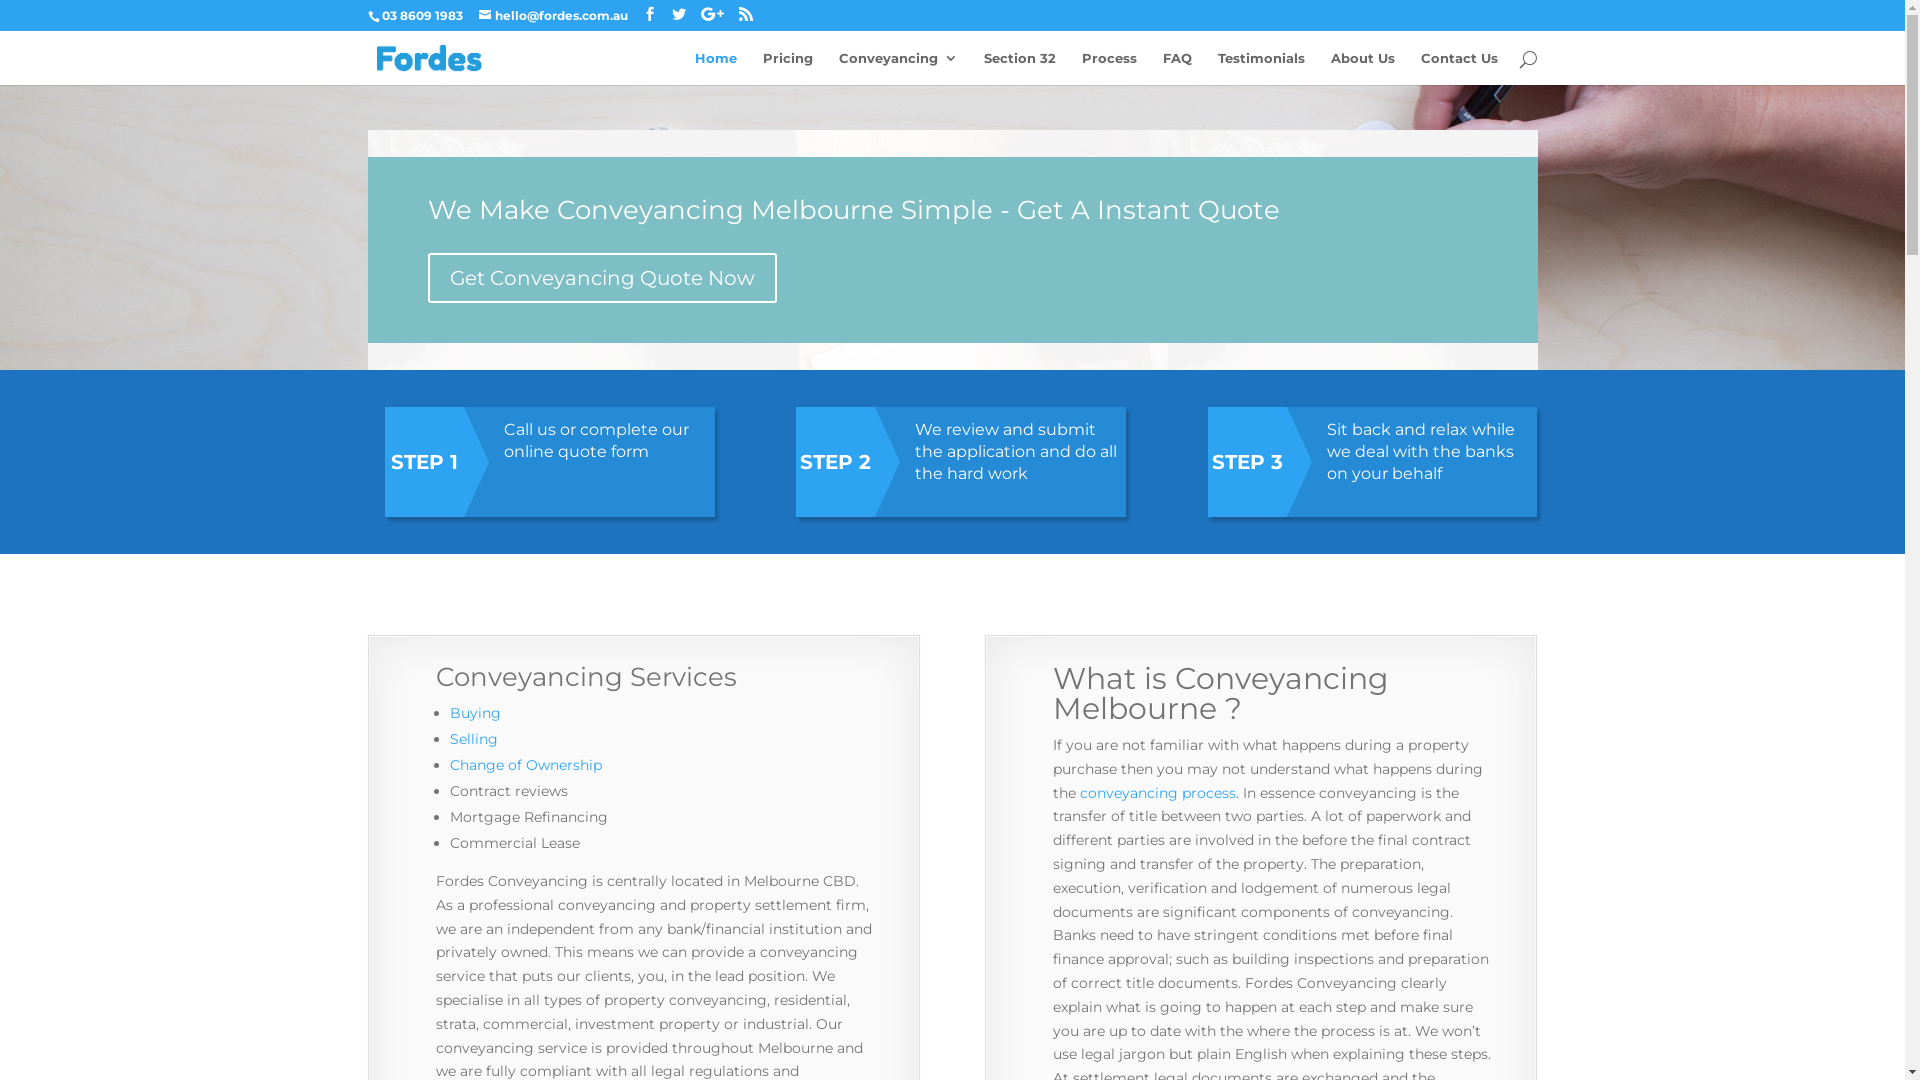 The image size is (1920, 1080). I want to click on 'Pricing', so click(786, 67).